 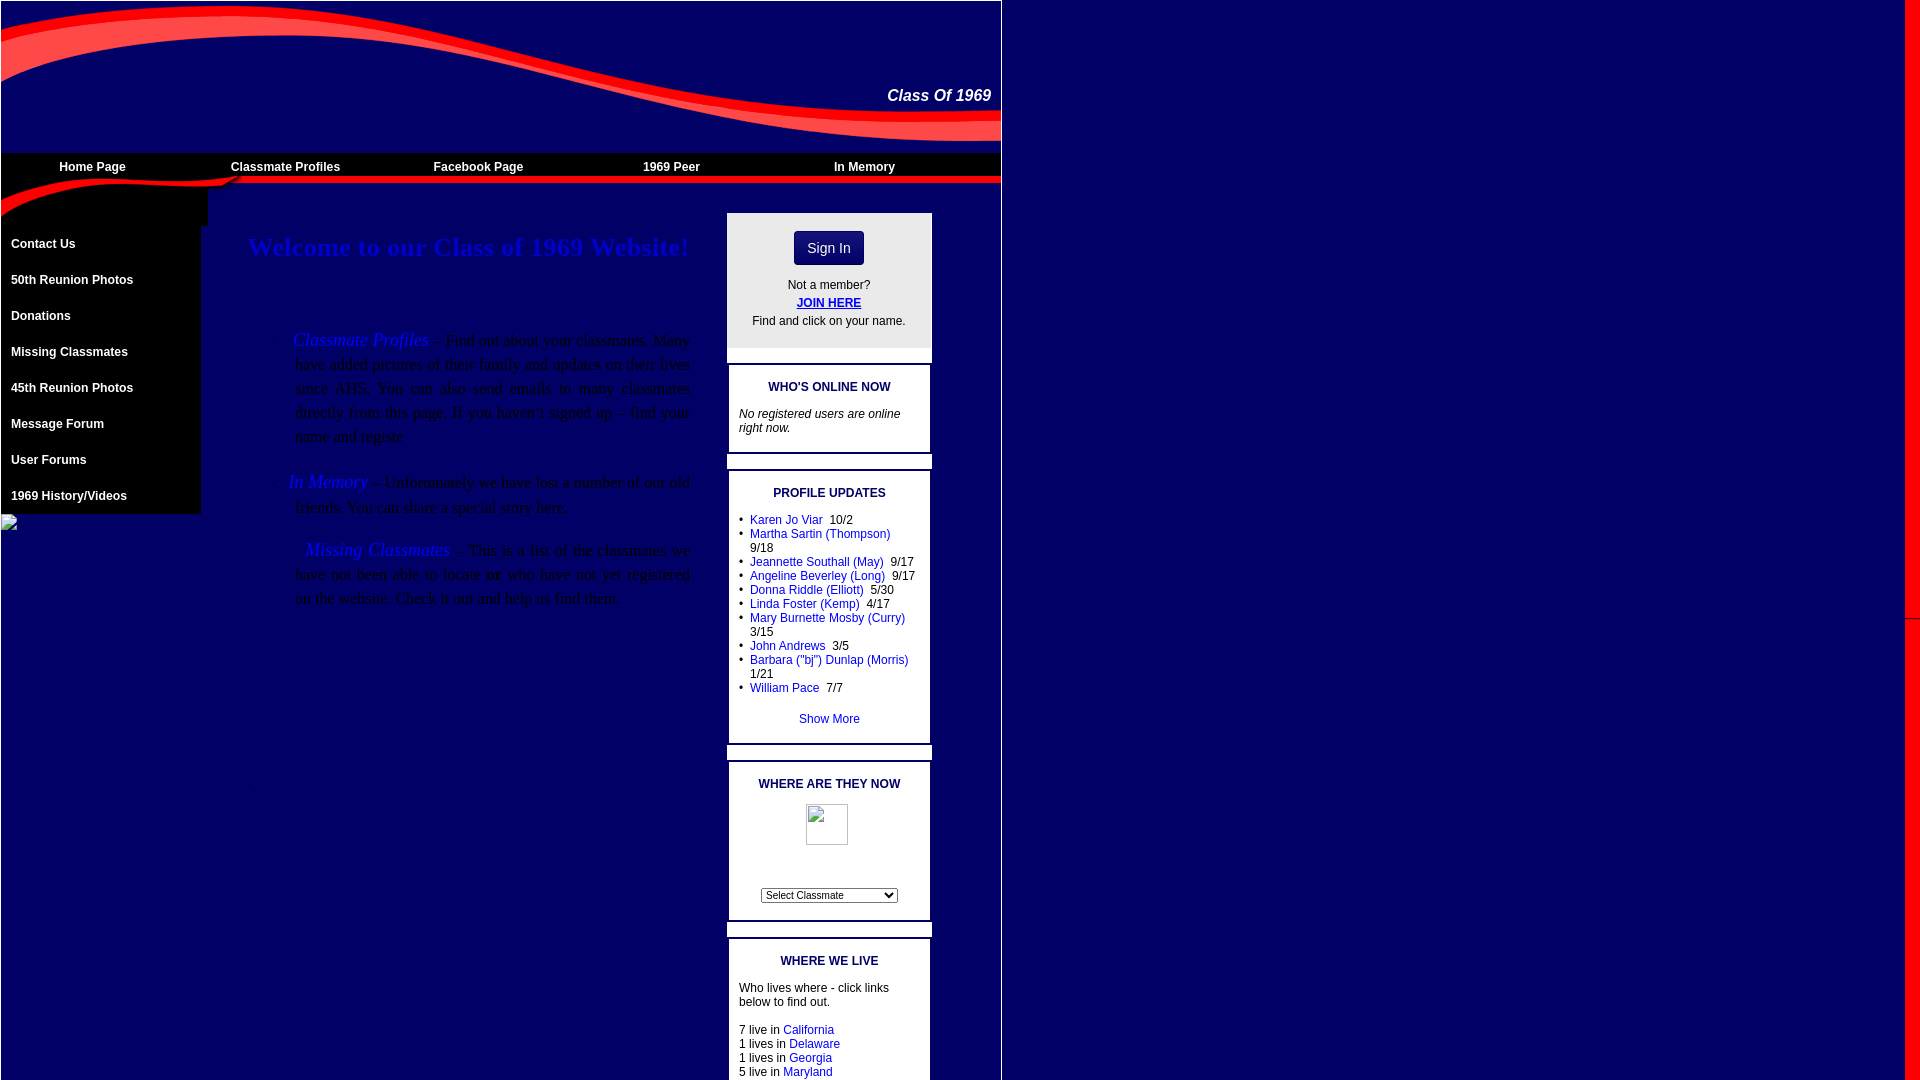 What do you see at coordinates (748, 603) in the screenshot?
I see `'Linda Foster (Kemp)'` at bounding box center [748, 603].